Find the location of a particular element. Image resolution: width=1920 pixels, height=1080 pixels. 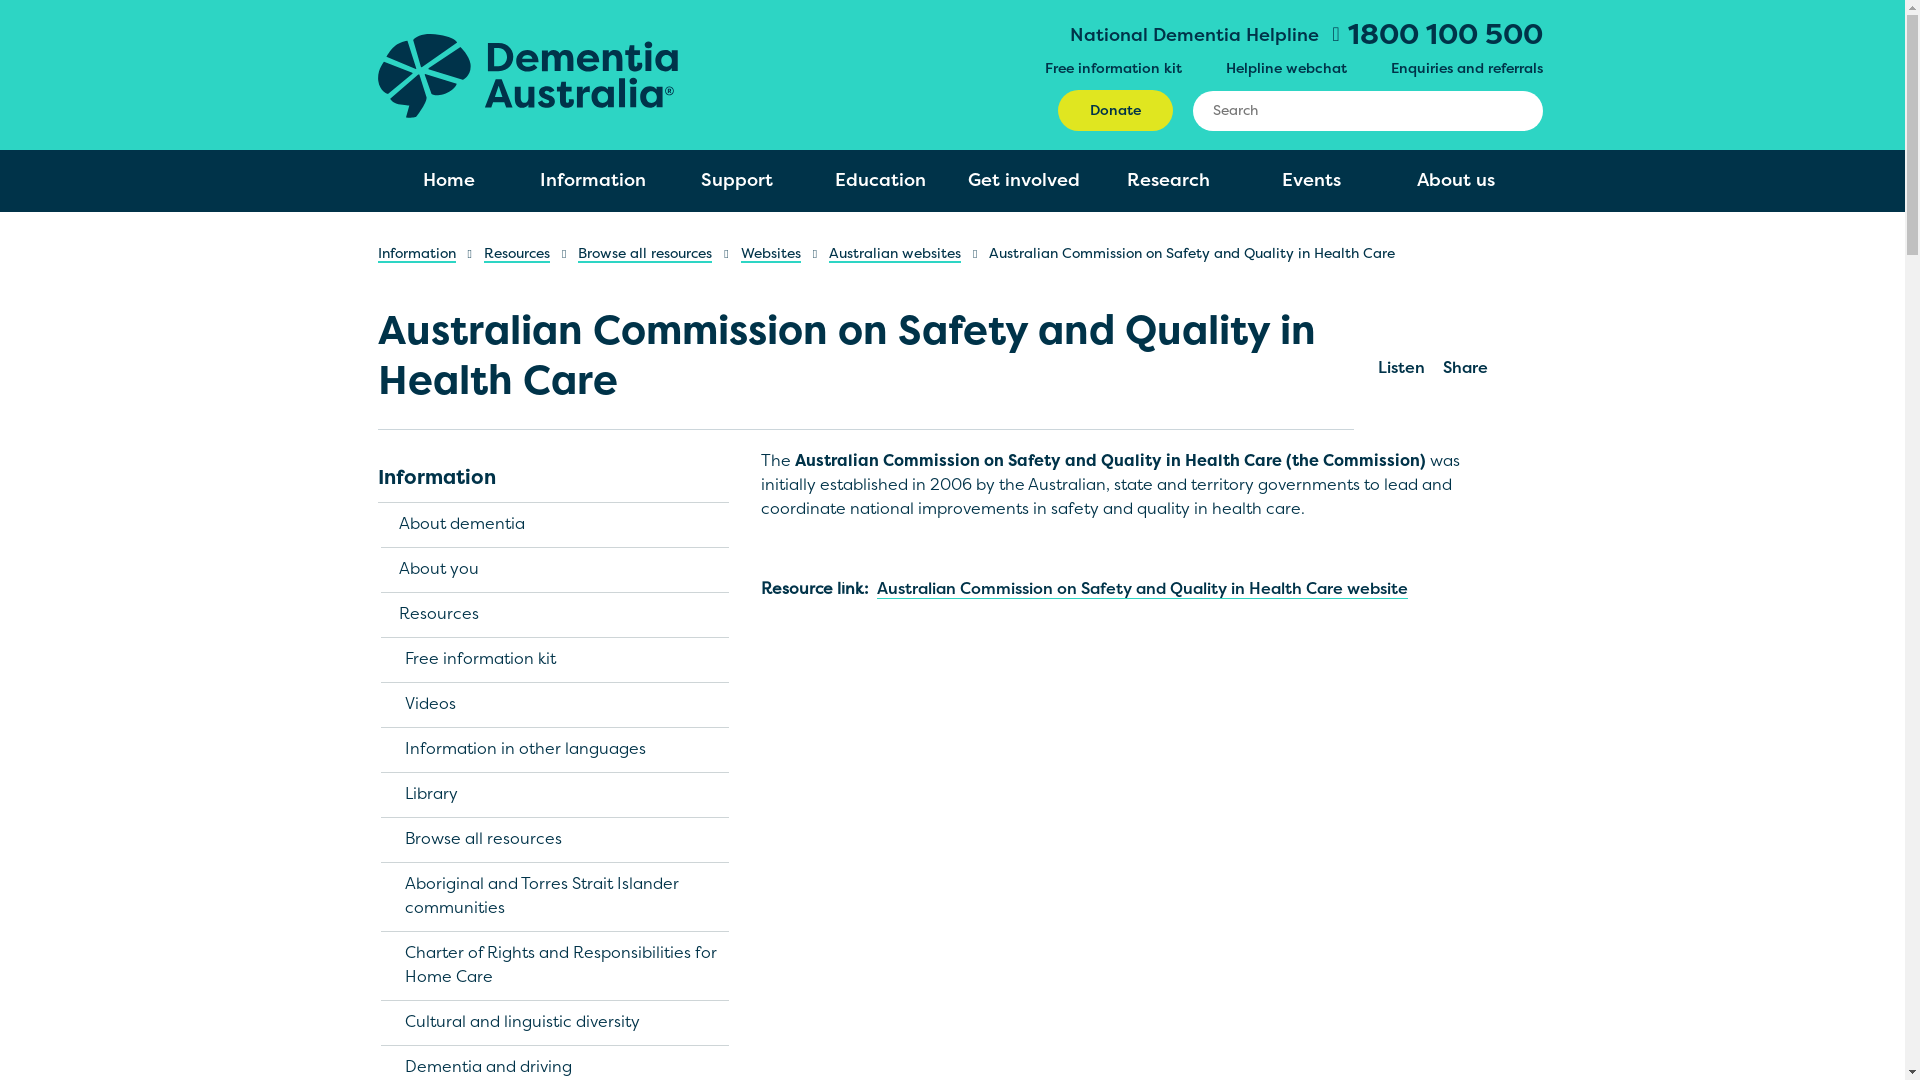

'Free information kit' is located at coordinates (1111, 68).